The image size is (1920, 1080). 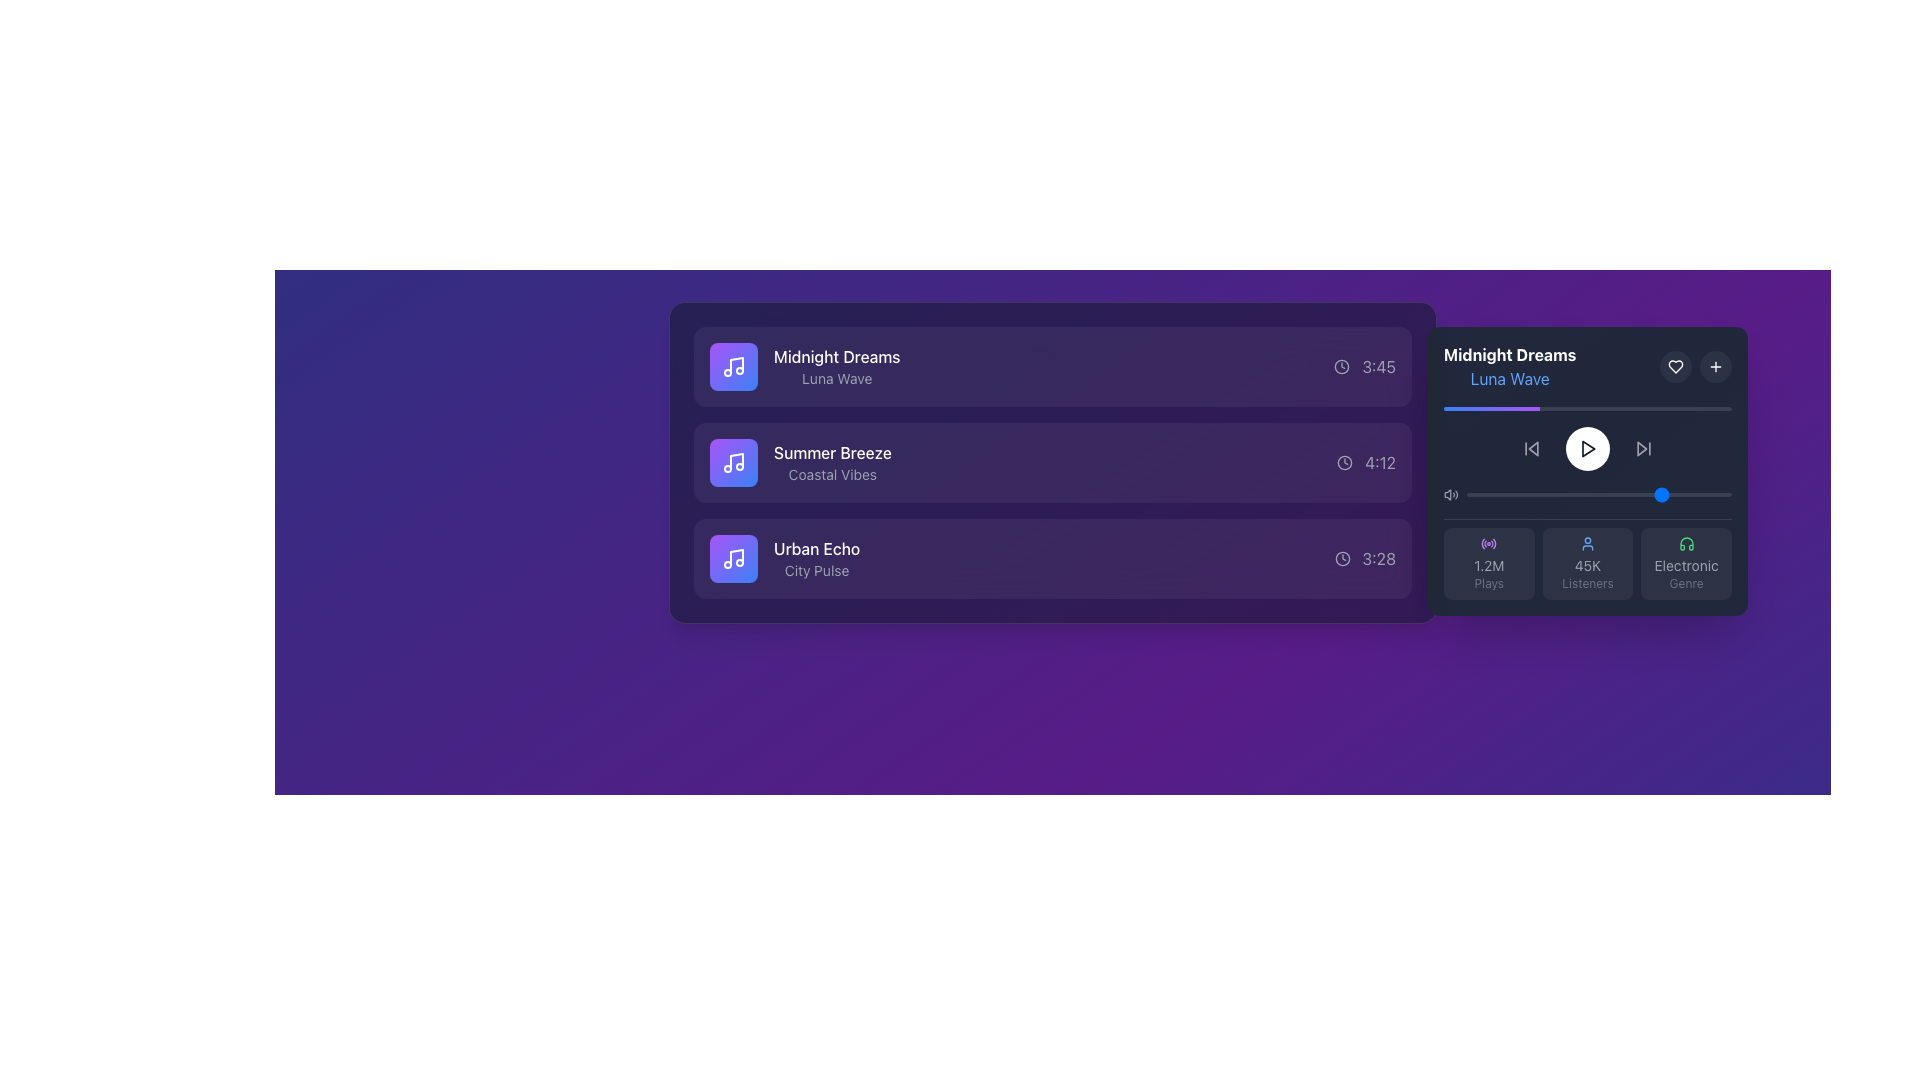 What do you see at coordinates (1625, 494) in the screenshot?
I see `the slider` at bounding box center [1625, 494].